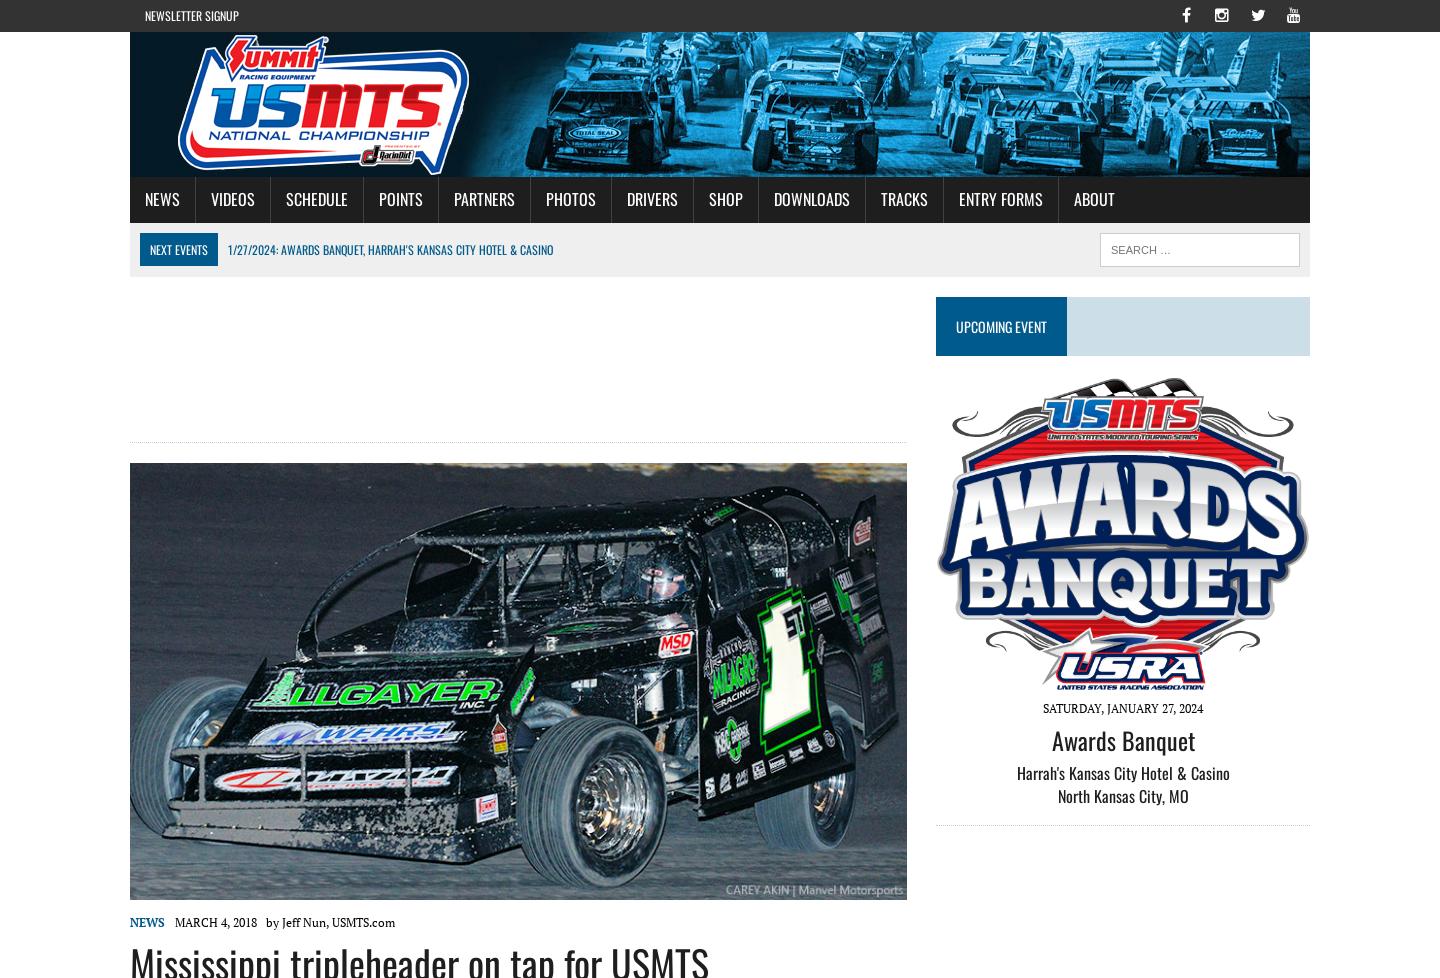 The height and width of the screenshot is (978, 1440). I want to click on 'News', so click(146, 921).